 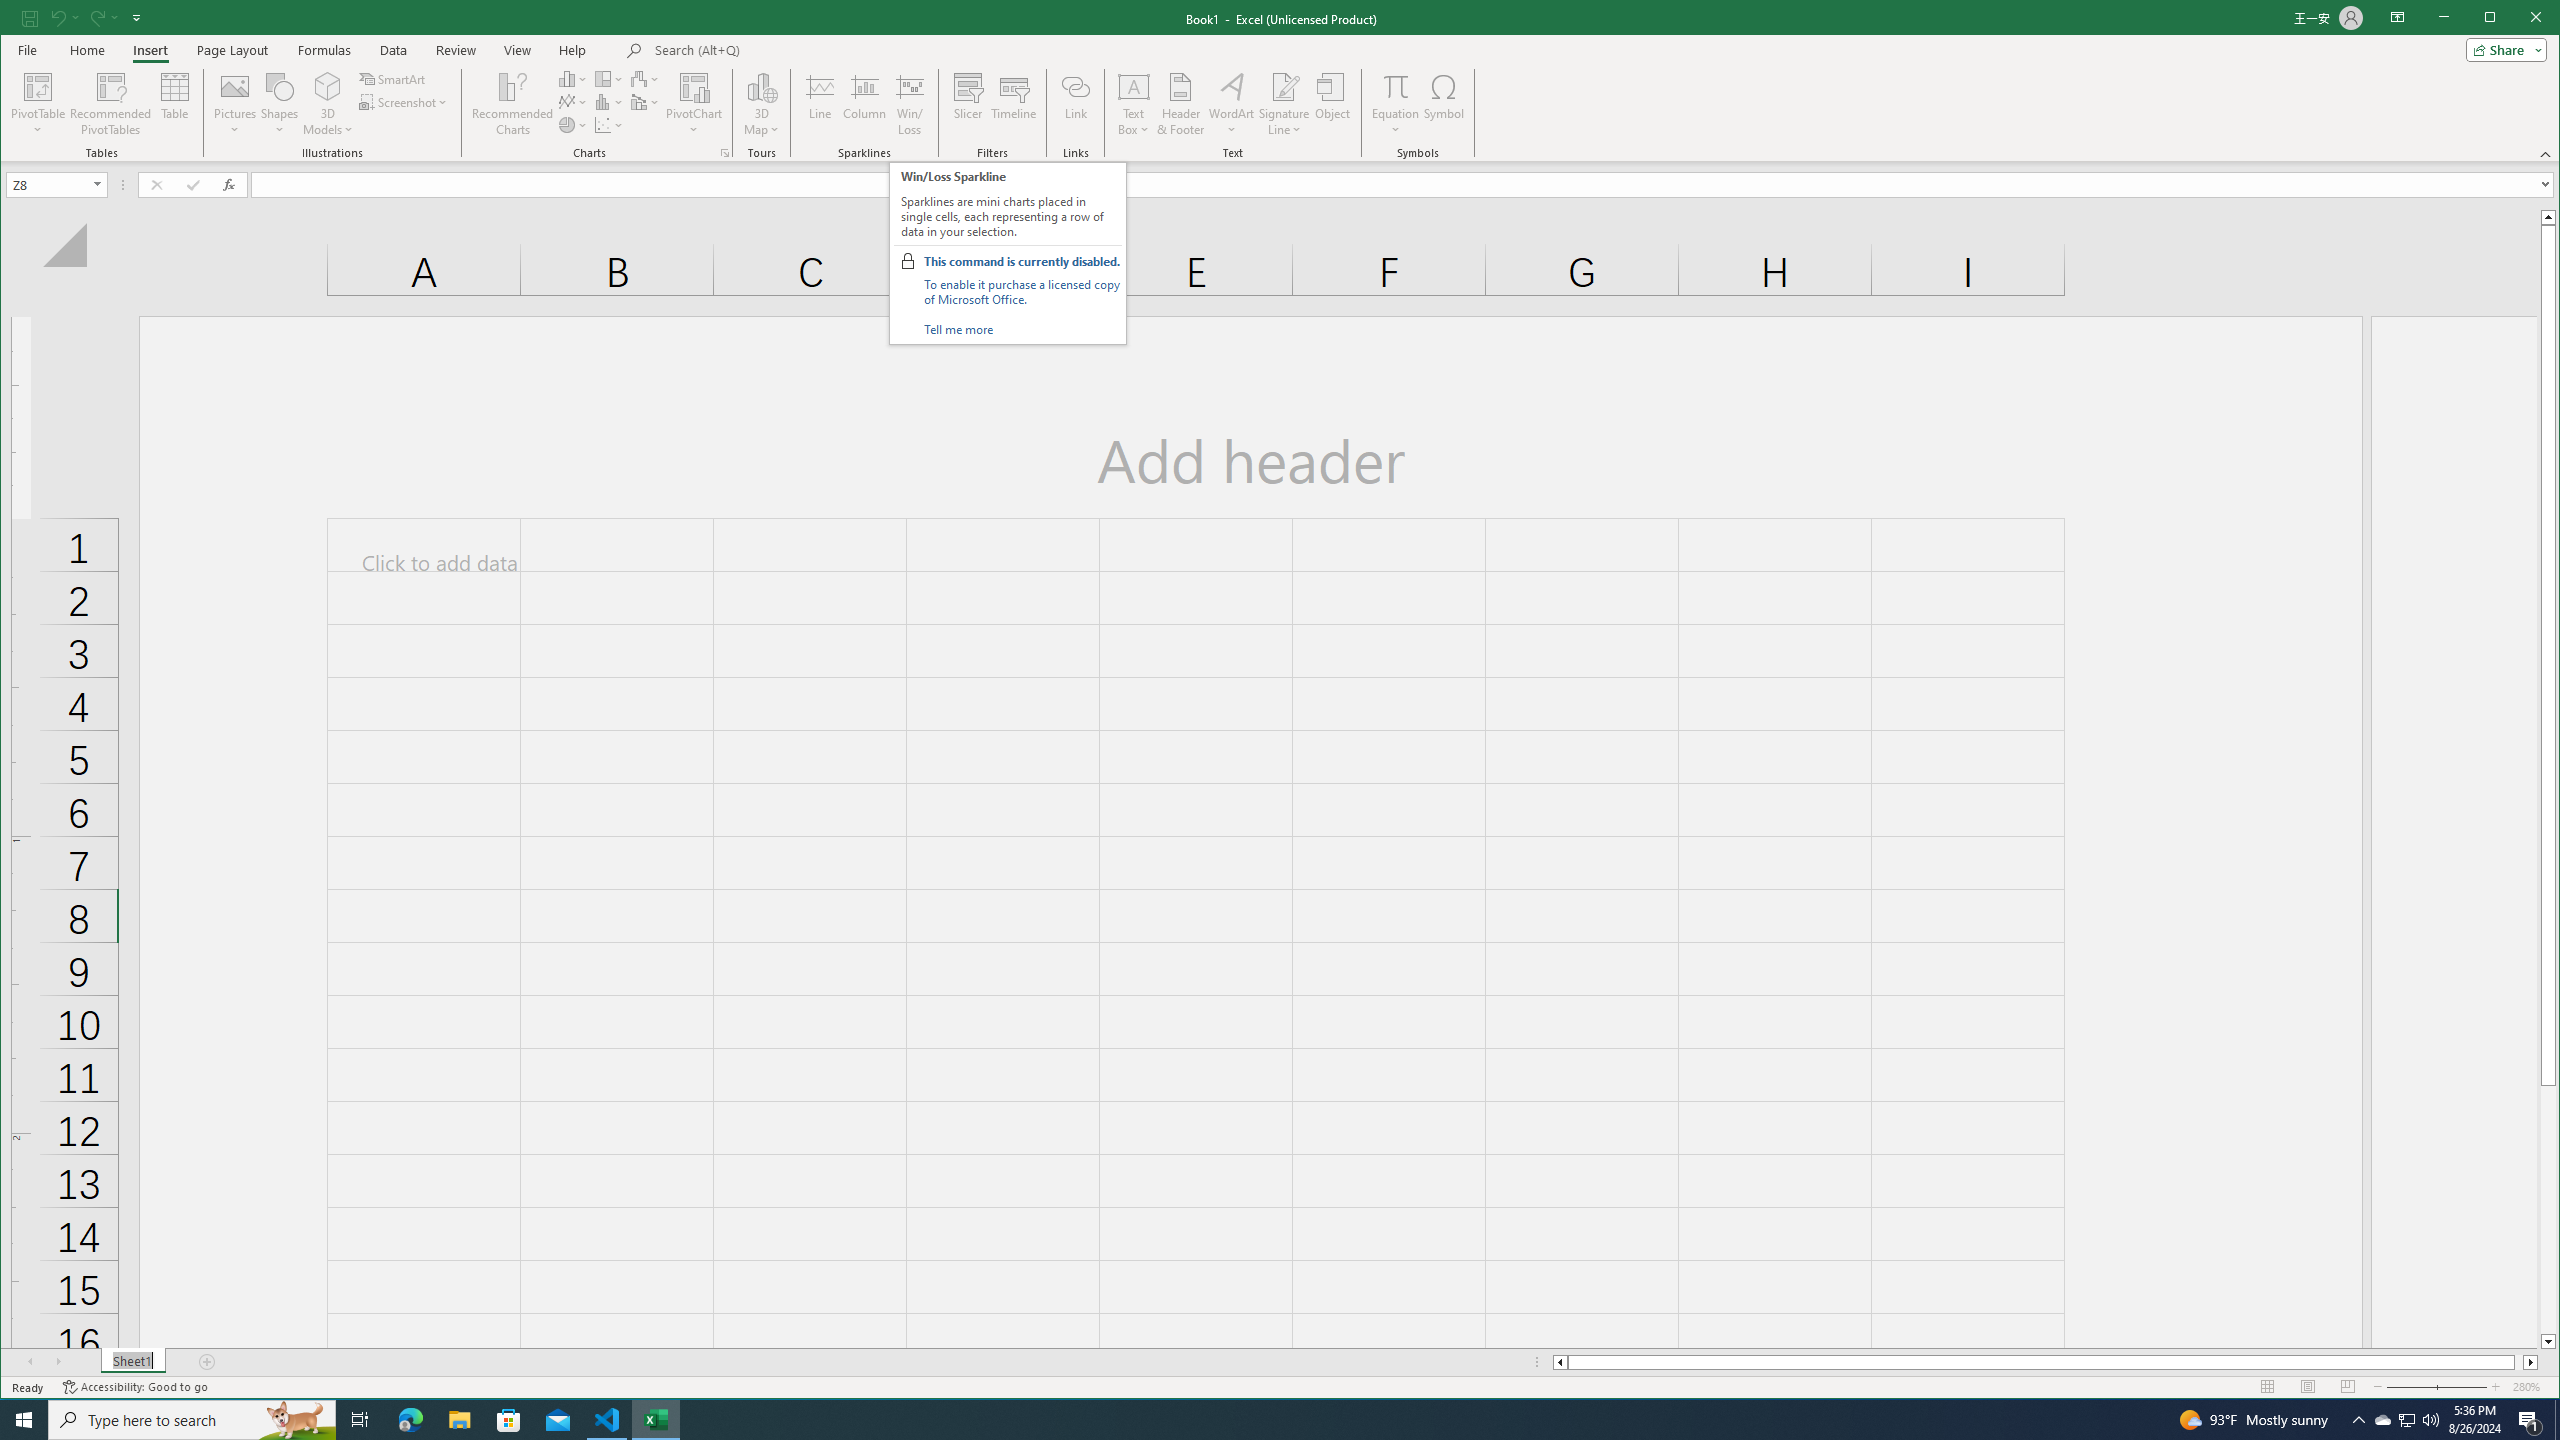 What do you see at coordinates (692, 85) in the screenshot?
I see `'PivotChart'` at bounding box center [692, 85].